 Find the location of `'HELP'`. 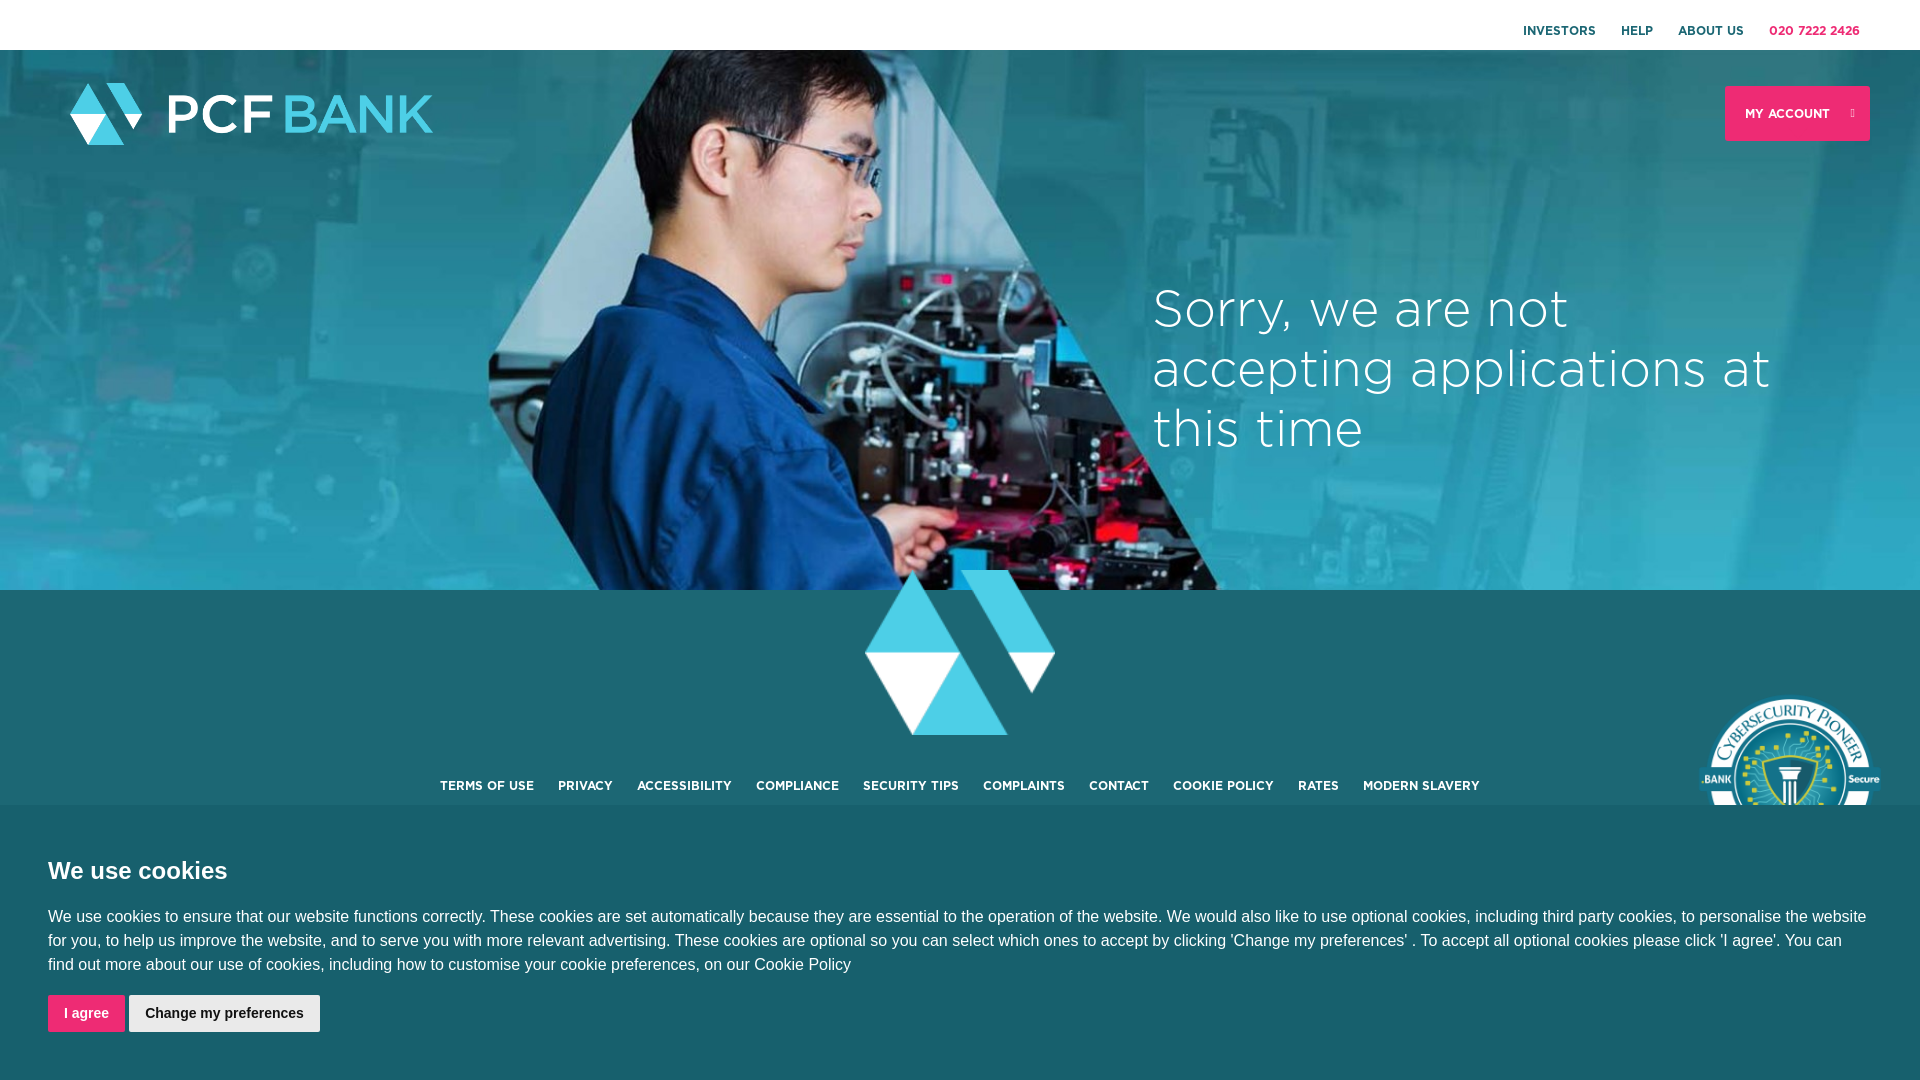

'HELP' is located at coordinates (1636, 31).